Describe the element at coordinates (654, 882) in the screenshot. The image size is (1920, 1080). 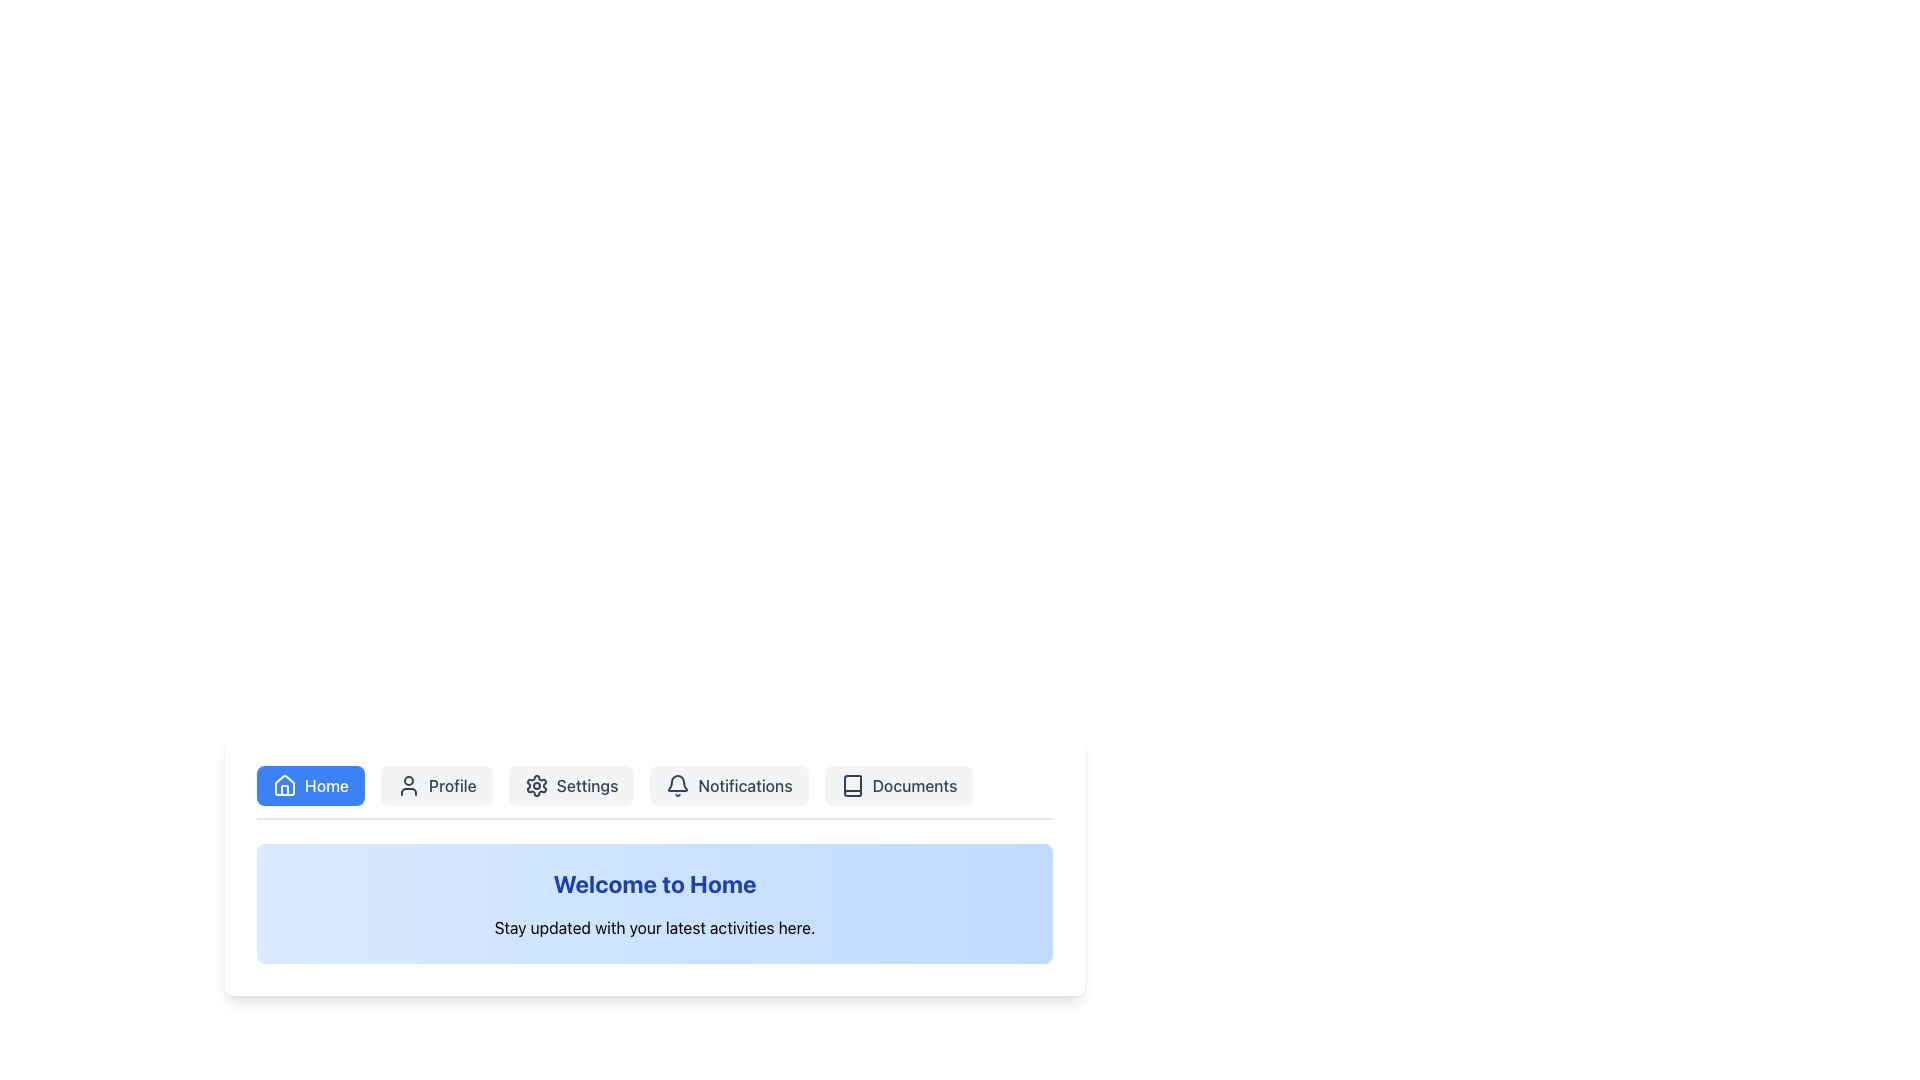
I see `welcoming header text located at the top of the blue-gradient section, which introduces the context of the page` at that location.